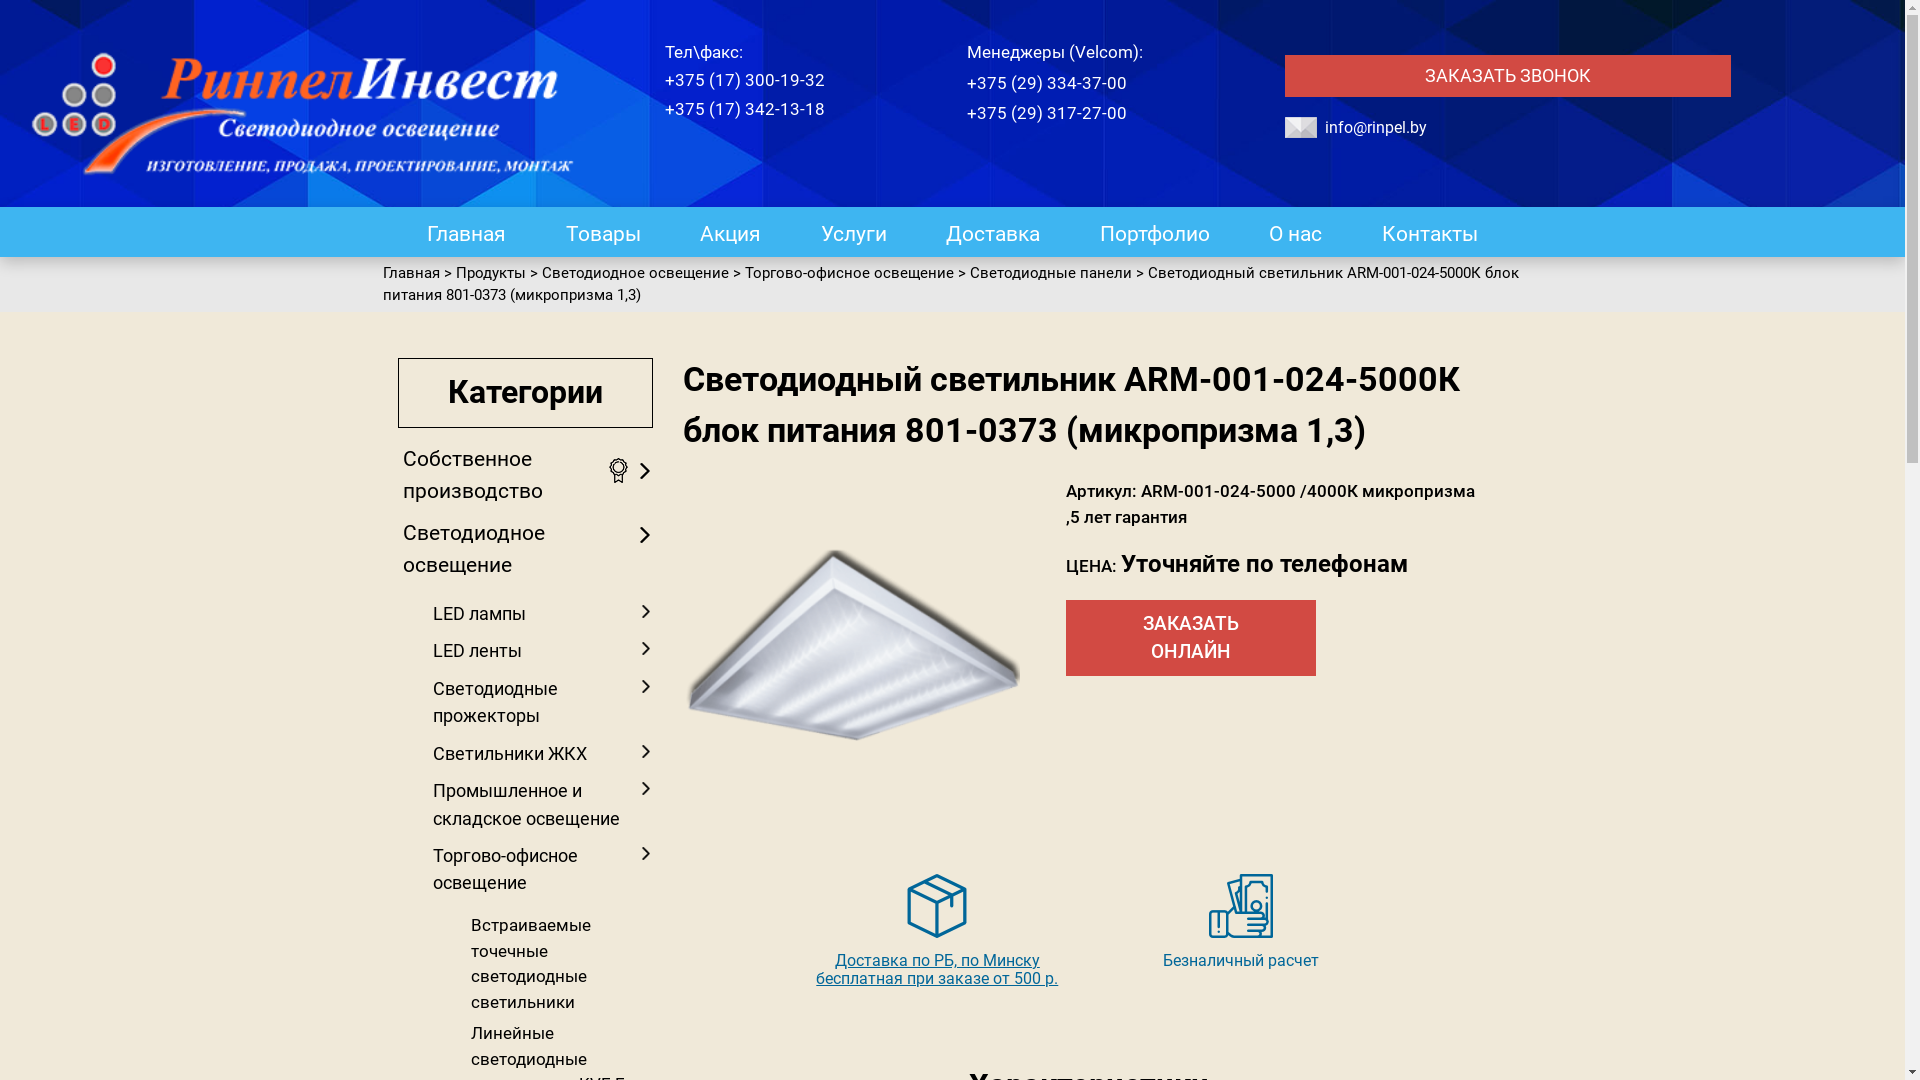  Describe the element at coordinates (966, 80) in the screenshot. I see `'+375 (29) 334-37-00'` at that location.